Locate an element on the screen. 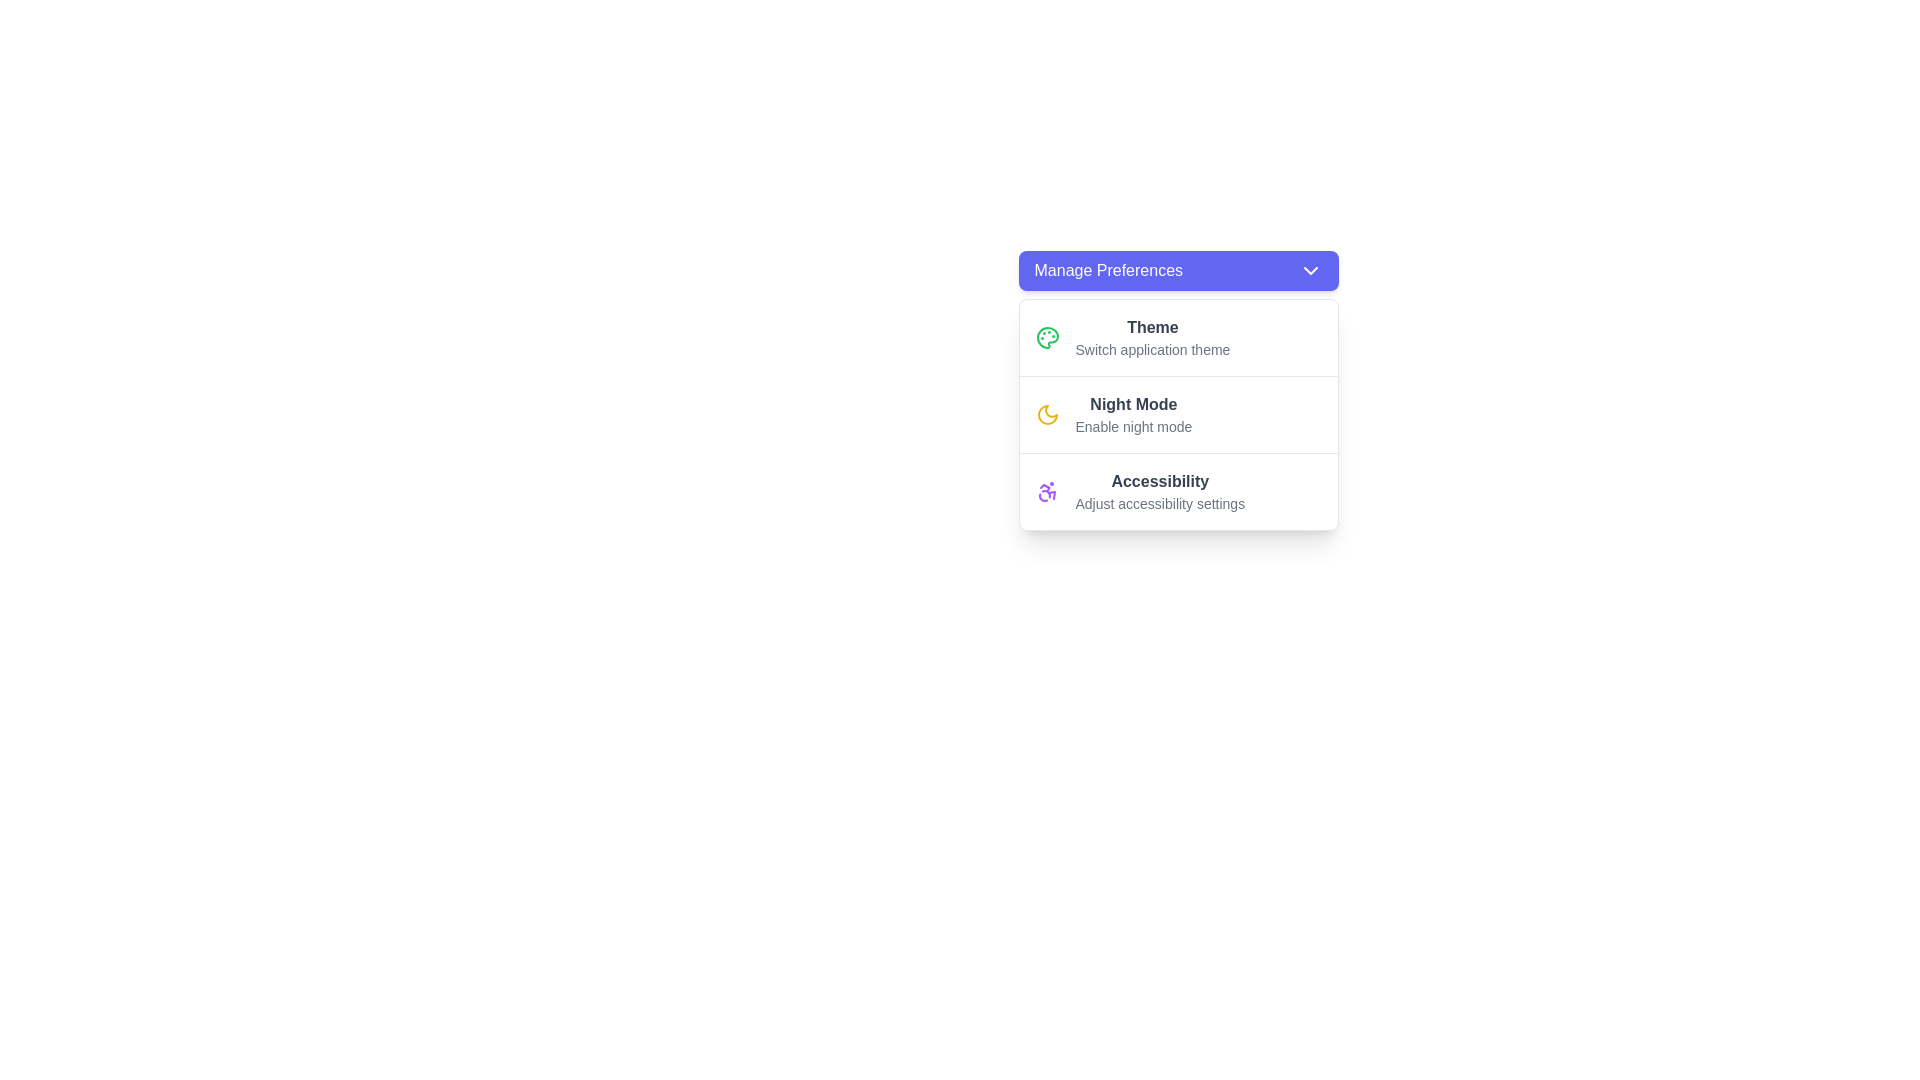 This screenshot has height=1080, width=1920. keyboard navigation is located at coordinates (1160, 503).